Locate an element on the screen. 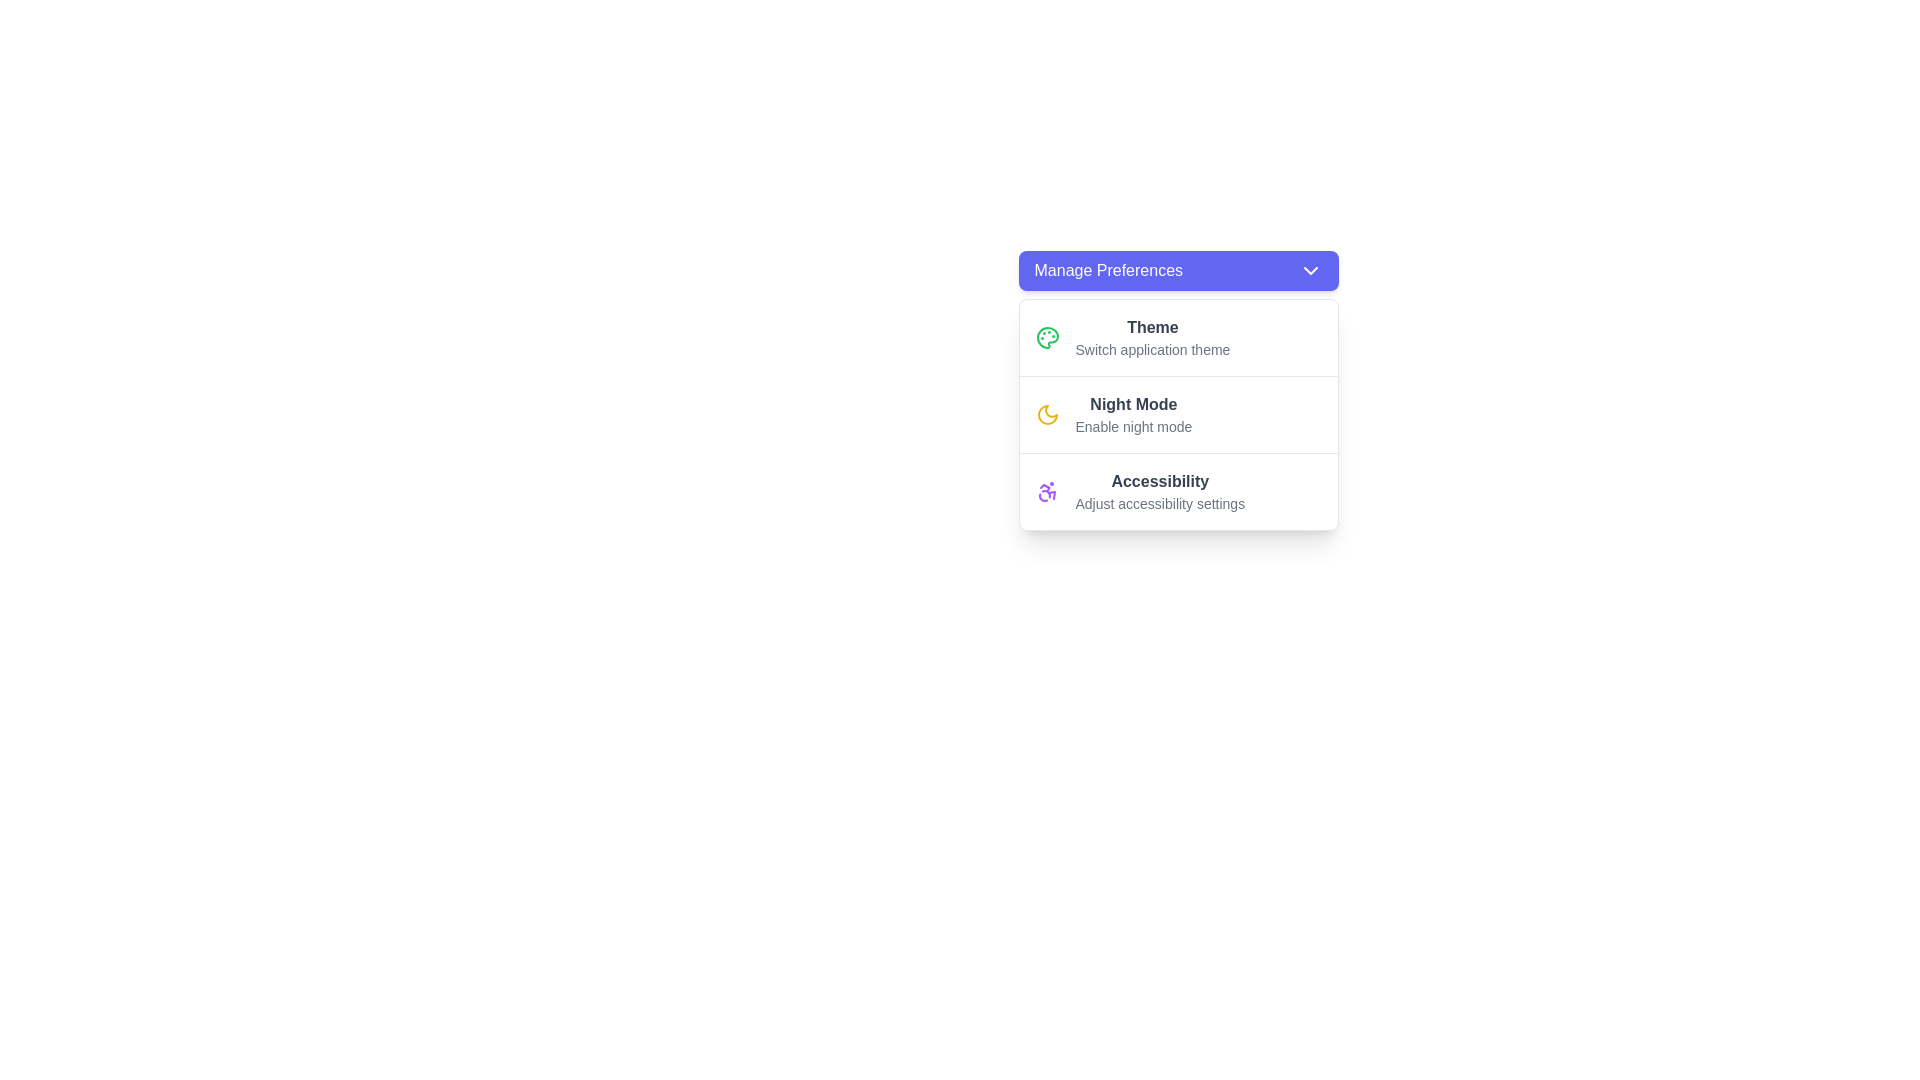 This screenshot has height=1080, width=1920. keyboard navigation is located at coordinates (1160, 503).